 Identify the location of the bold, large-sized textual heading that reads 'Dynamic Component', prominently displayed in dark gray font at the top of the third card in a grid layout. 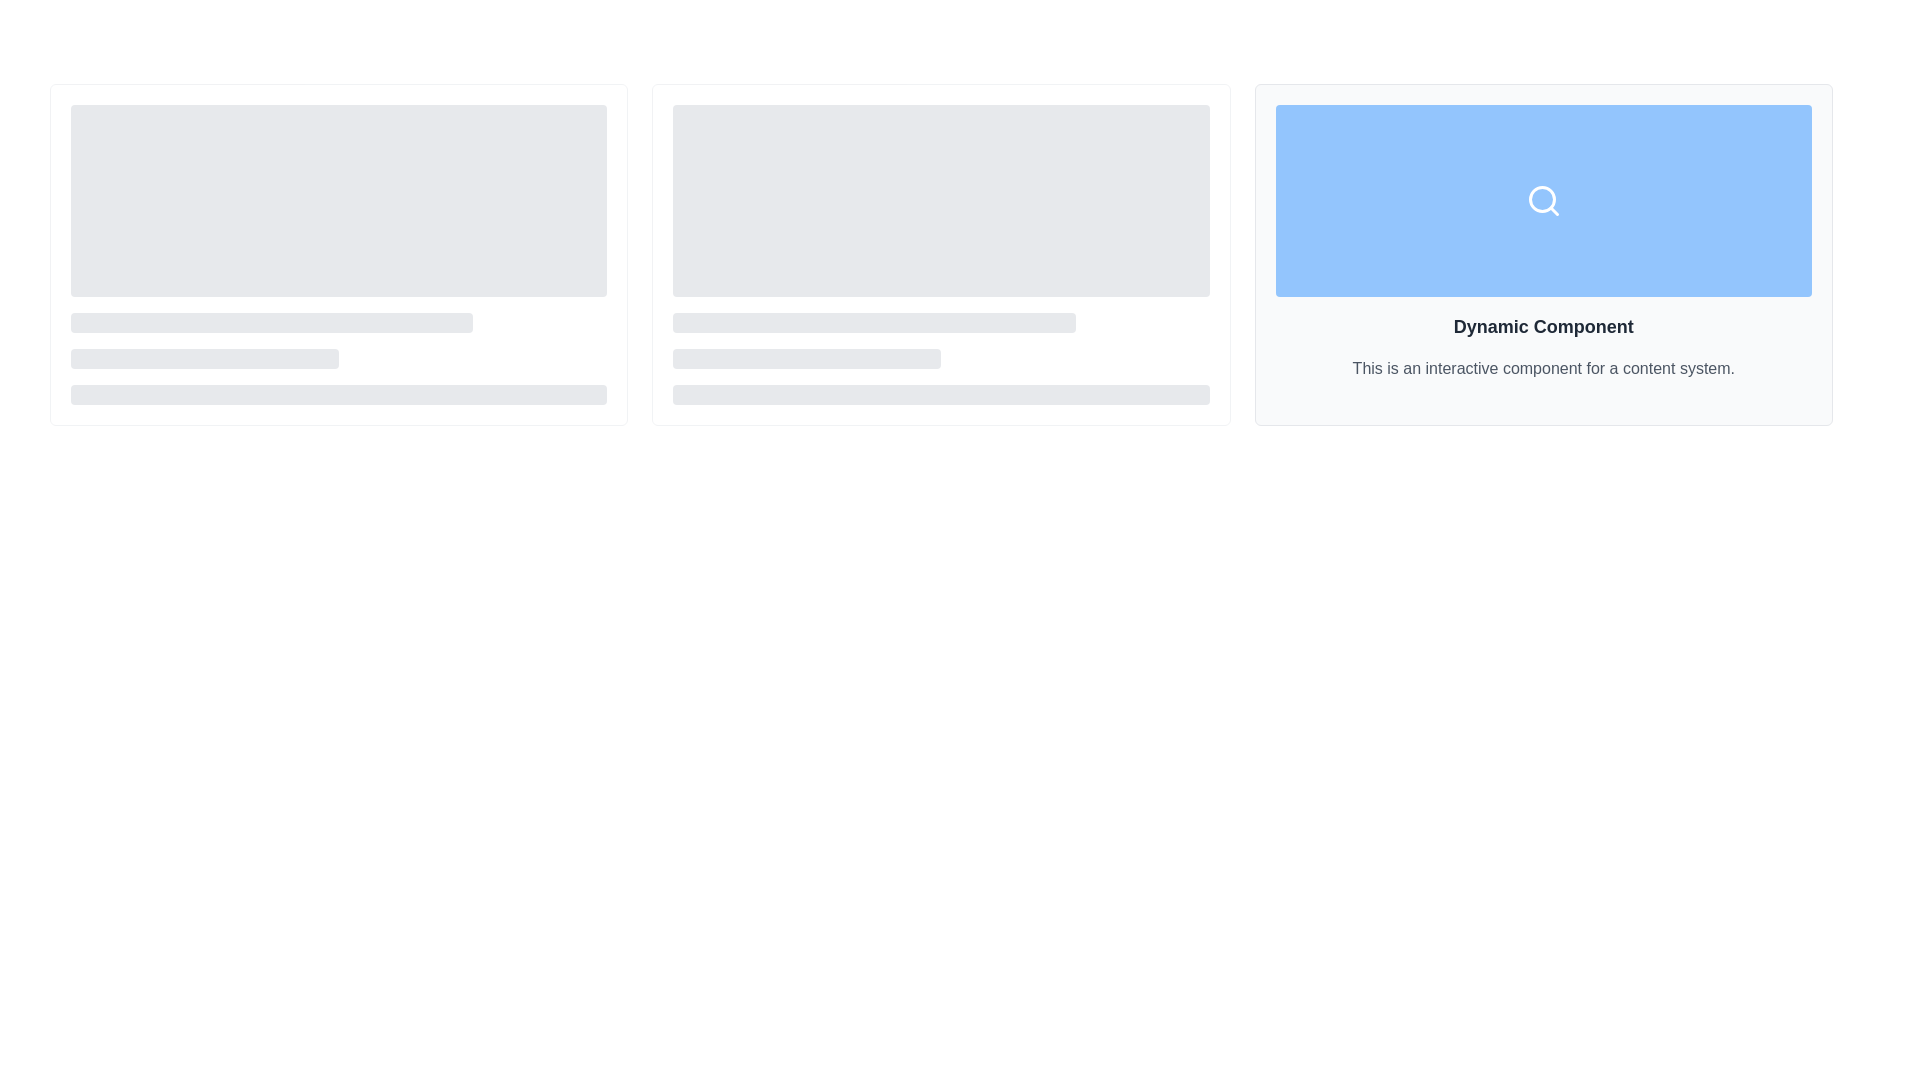
(1542, 326).